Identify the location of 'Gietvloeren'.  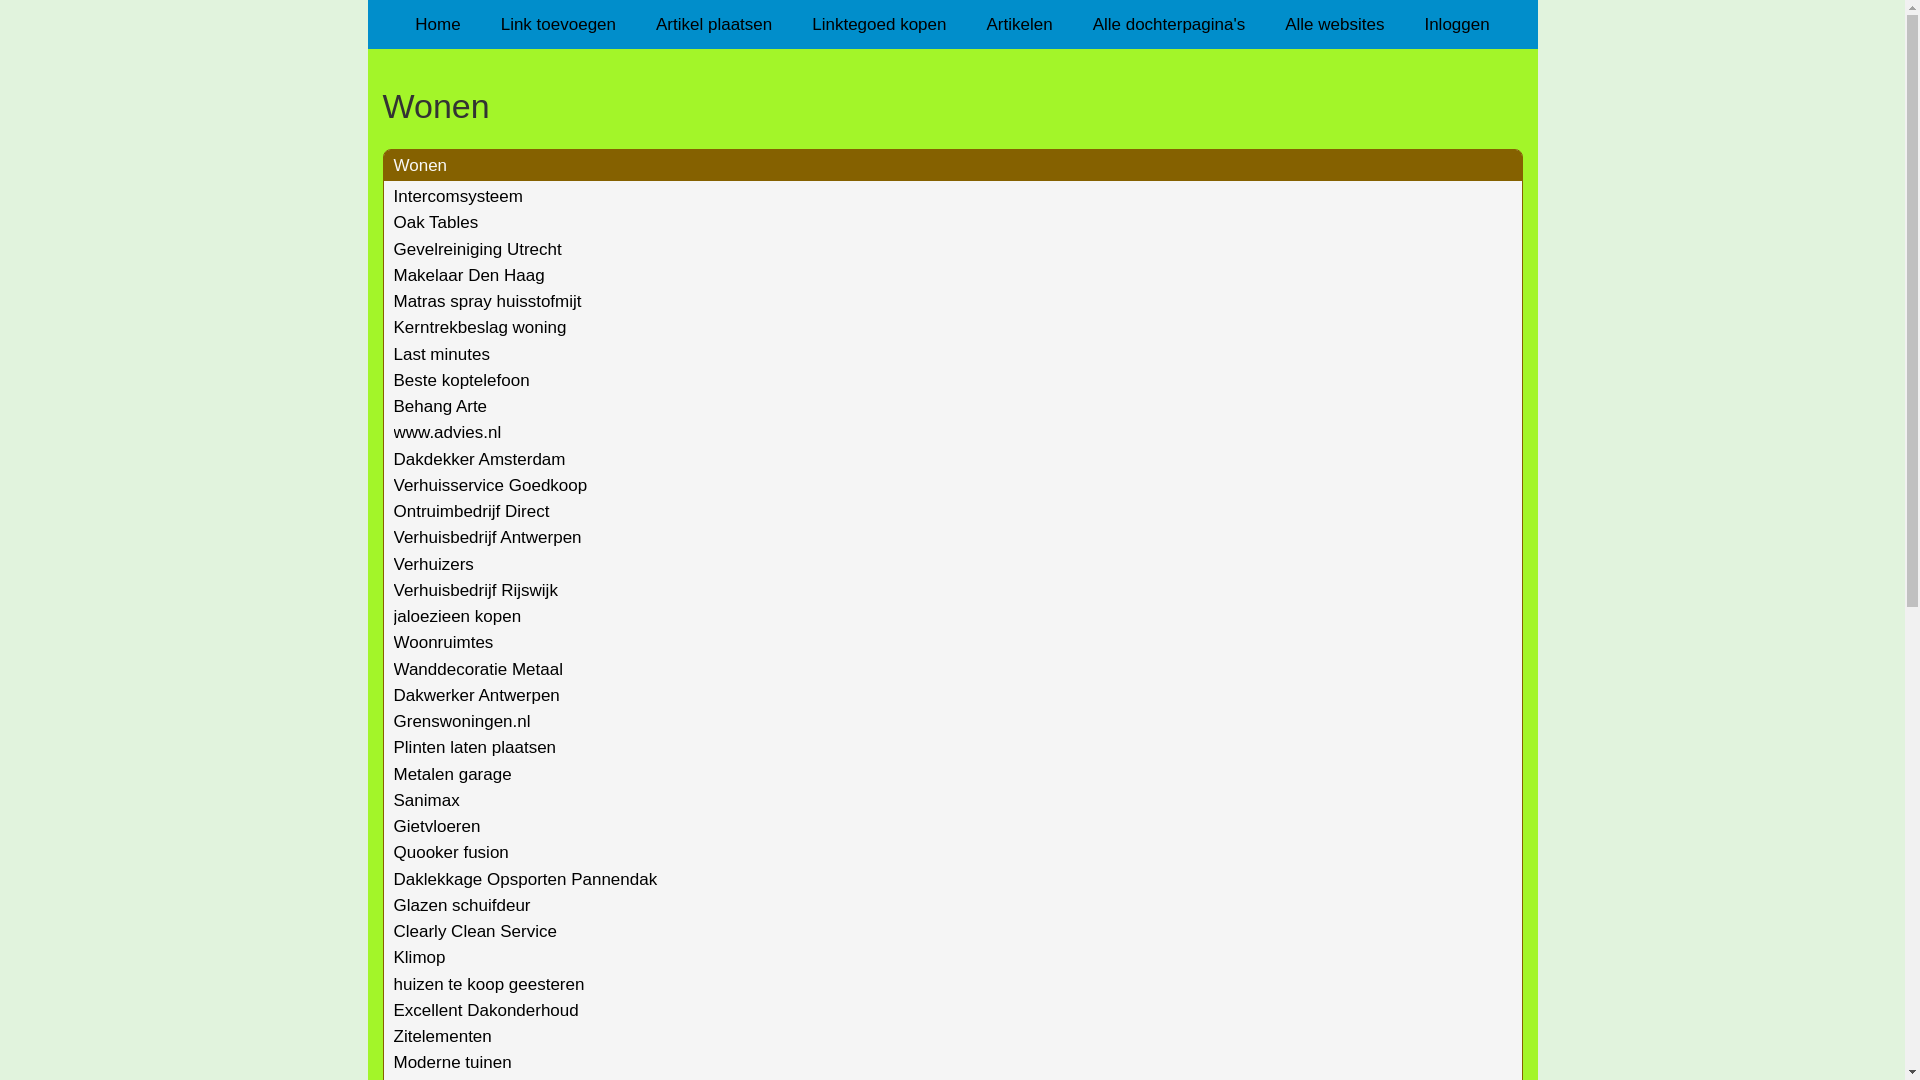
(436, 826).